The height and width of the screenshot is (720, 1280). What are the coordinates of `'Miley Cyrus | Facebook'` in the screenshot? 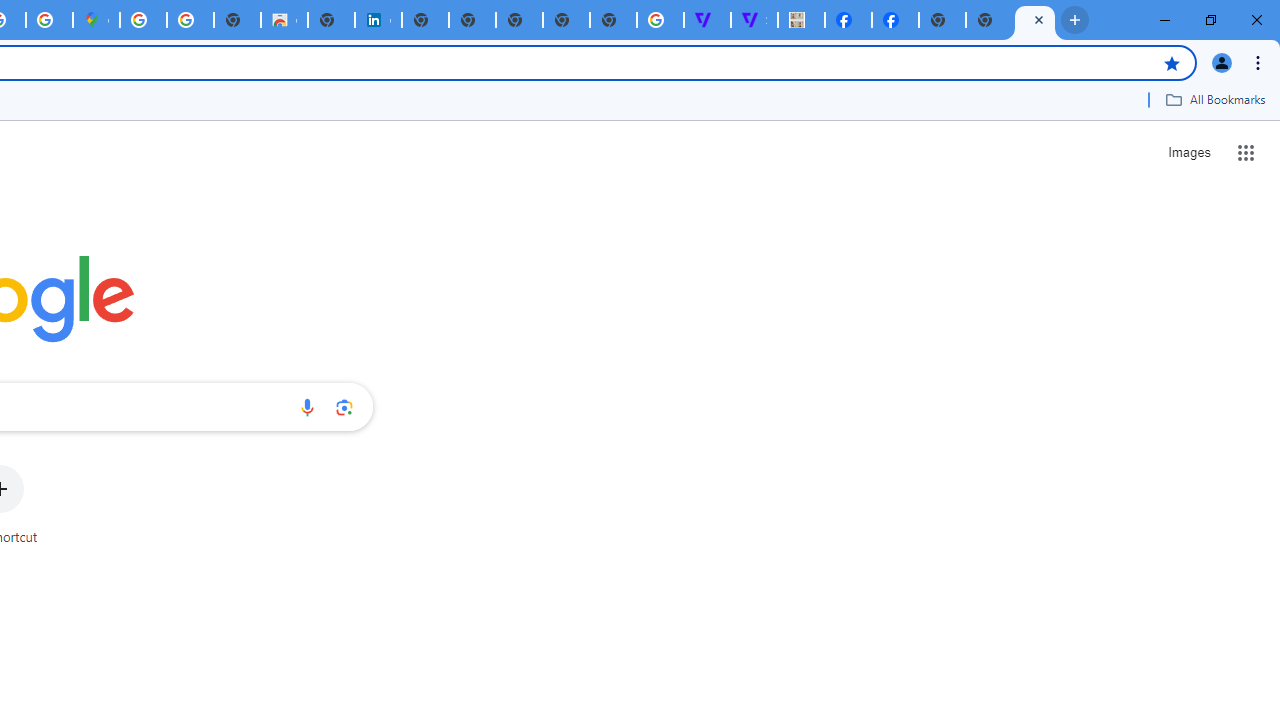 It's located at (848, 20).